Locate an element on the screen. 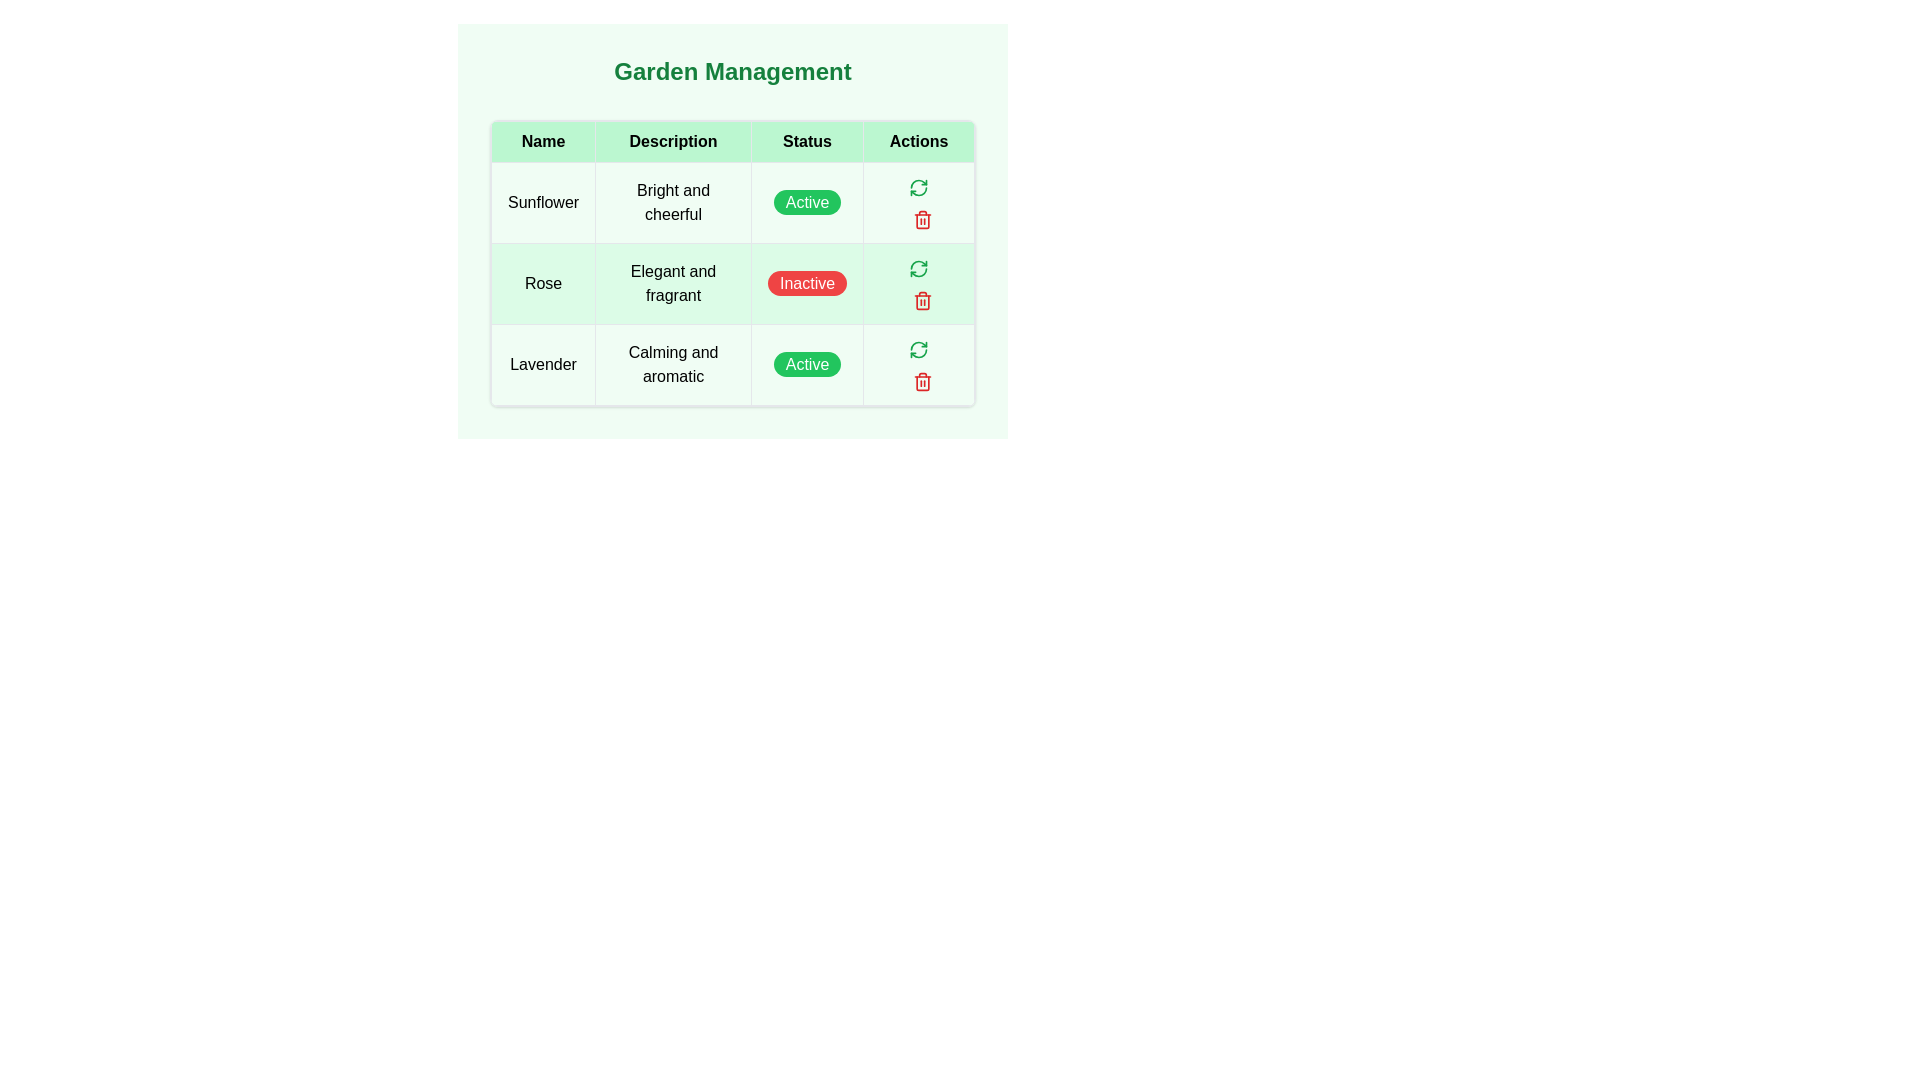 This screenshot has height=1080, width=1920. the refresh icon button located in the first row under the 'Actions' column of the table in the 'Garden Management' interface, next to the 'Active' status indicator for the 'Sunflower' row is located at coordinates (918, 267).